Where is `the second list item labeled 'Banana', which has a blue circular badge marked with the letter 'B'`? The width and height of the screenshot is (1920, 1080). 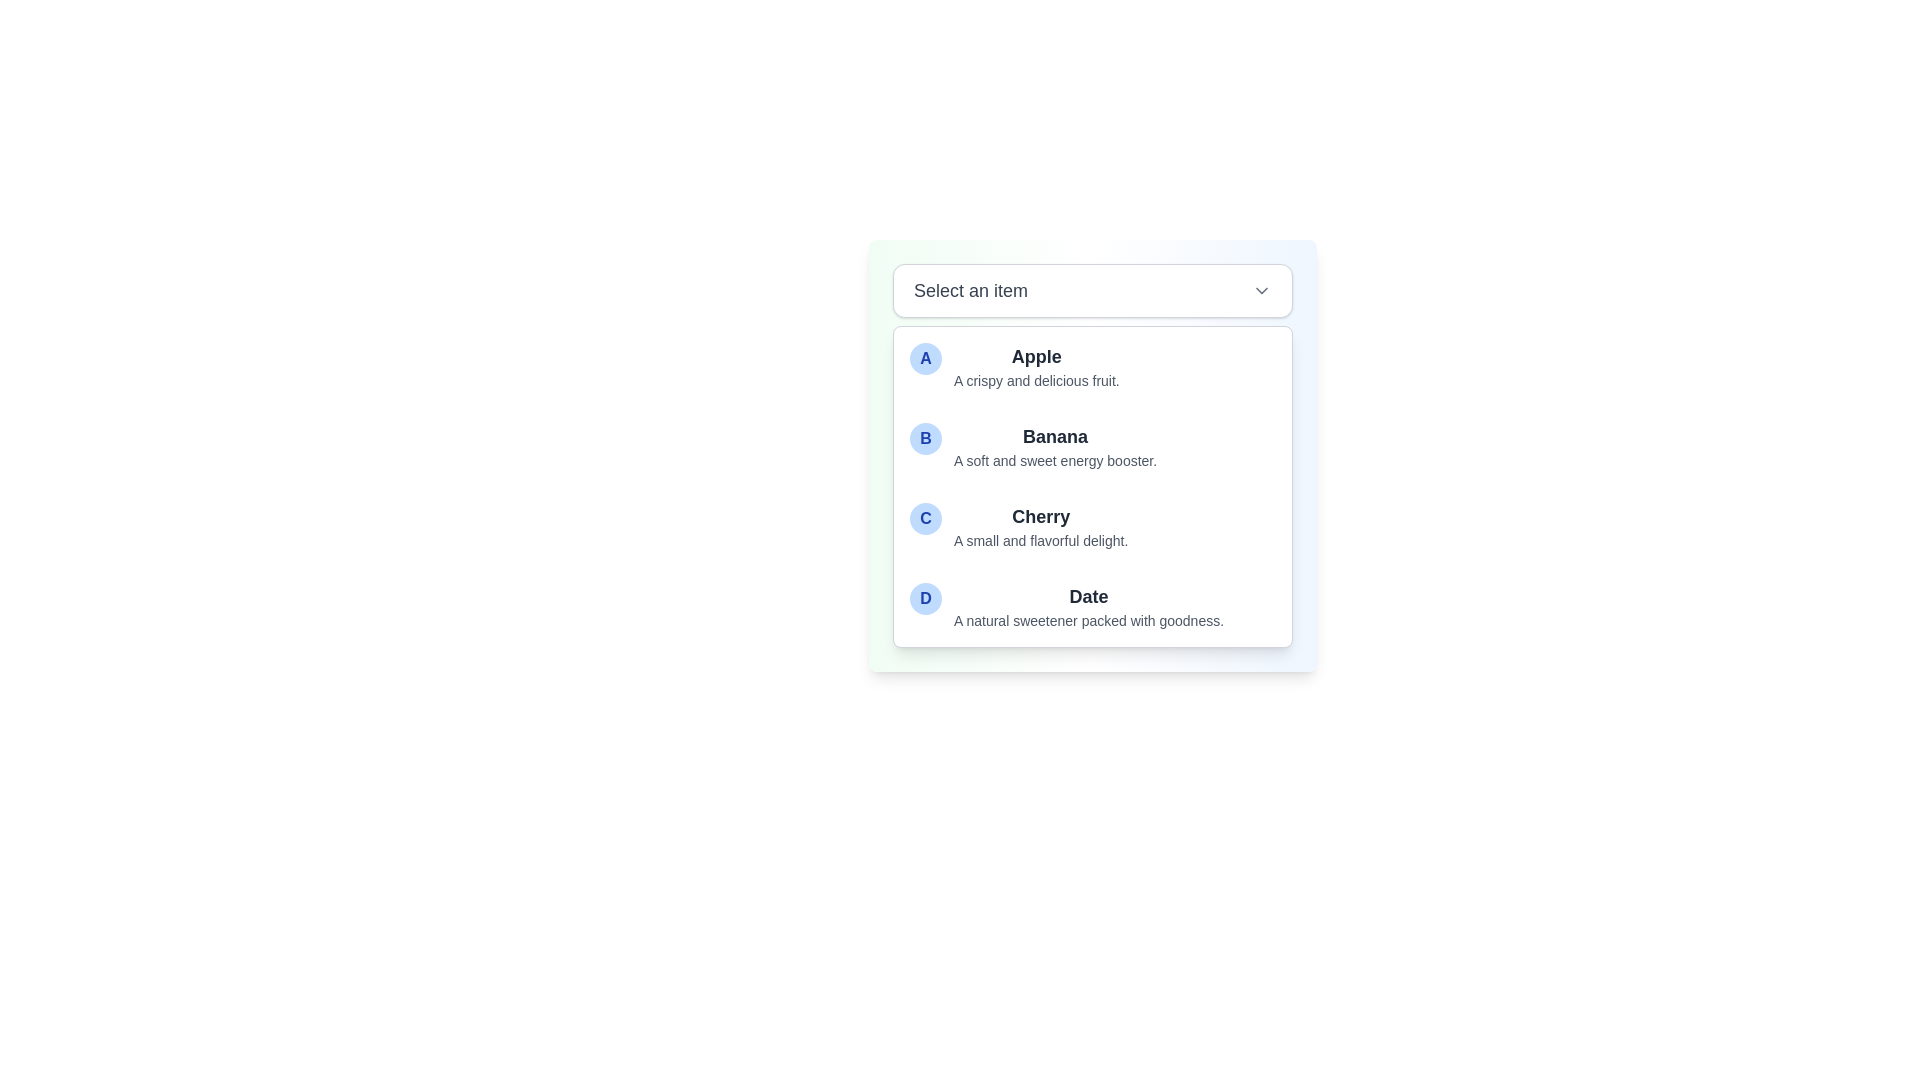
the second list item labeled 'Banana', which has a blue circular badge marked with the letter 'B' is located at coordinates (1092, 466).